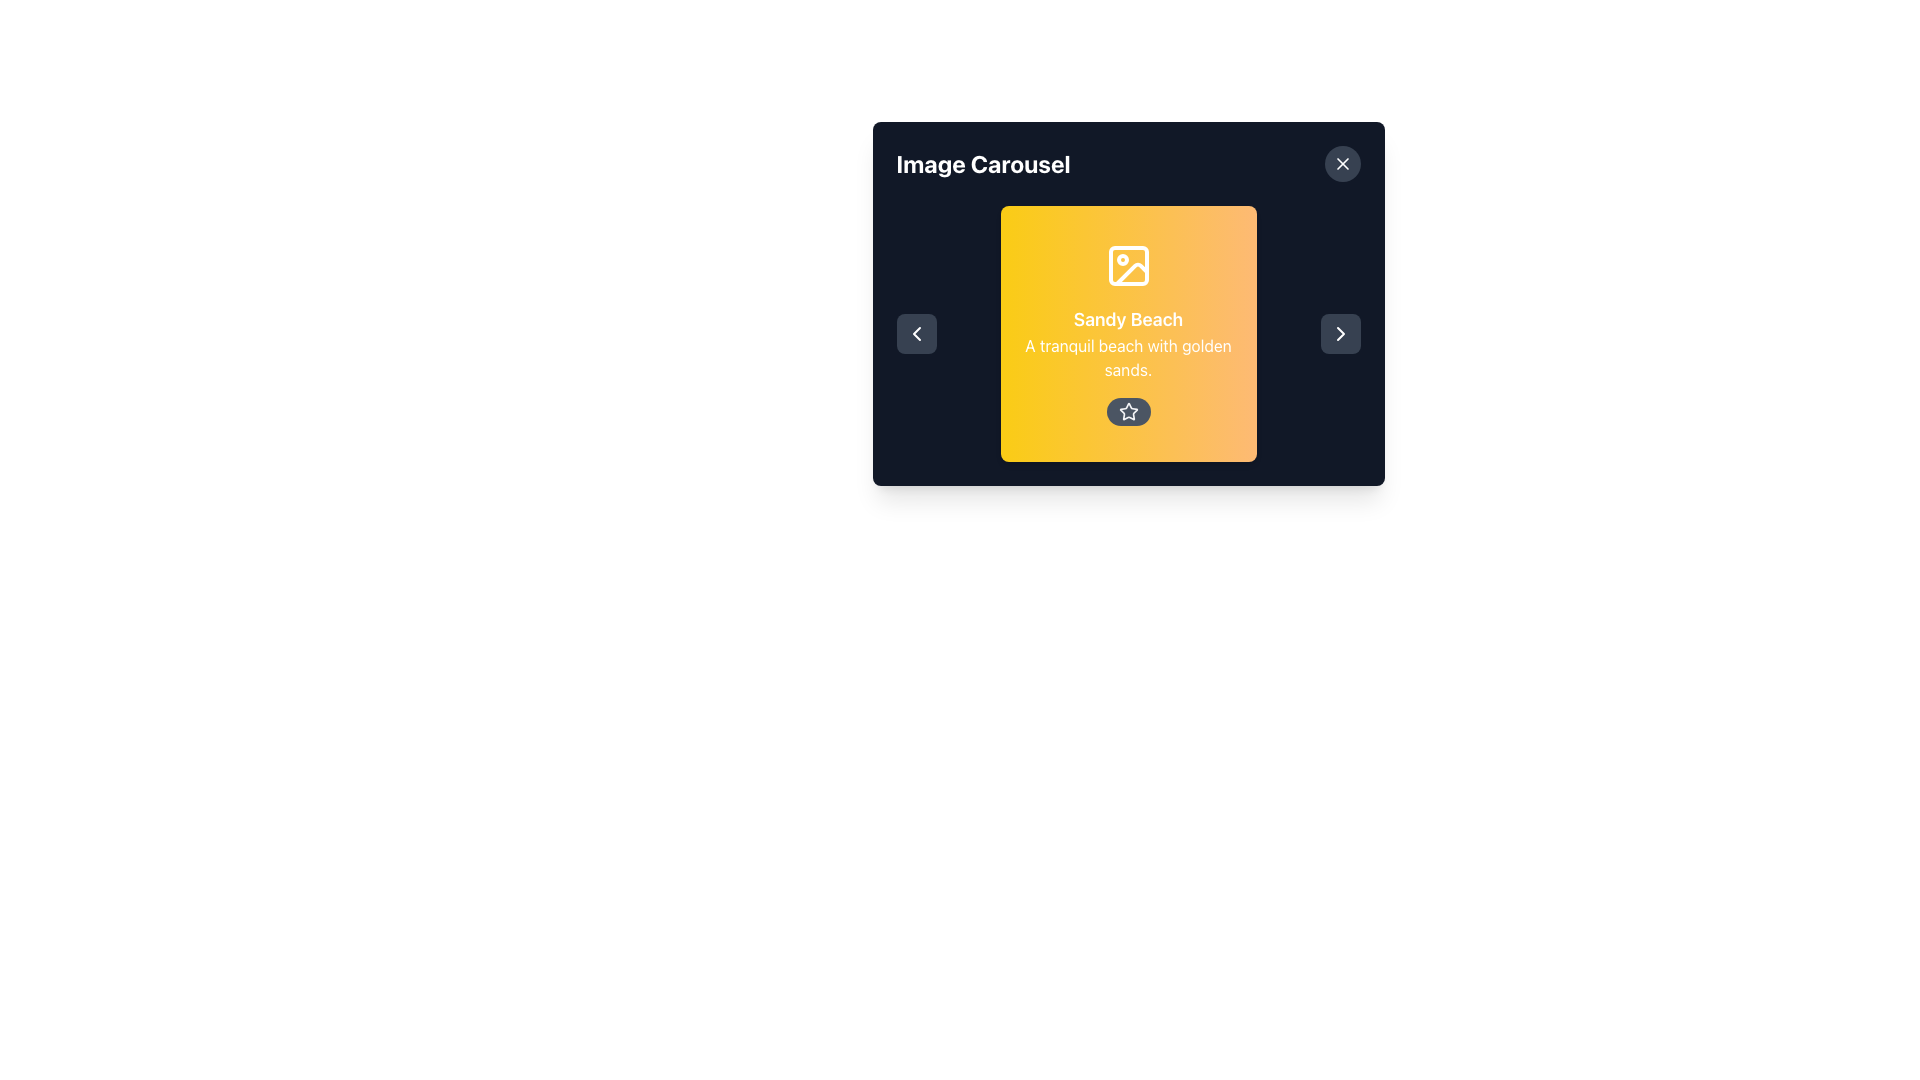 This screenshot has width=1920, height=1080. What do you see at coordinates (1128, 265) in the screenshot?
I see `the graphical component located centrally within the image placeholder icon of the 'Sandy Beach' feature box in the carousel interface` at bounding box center [1128, 265].